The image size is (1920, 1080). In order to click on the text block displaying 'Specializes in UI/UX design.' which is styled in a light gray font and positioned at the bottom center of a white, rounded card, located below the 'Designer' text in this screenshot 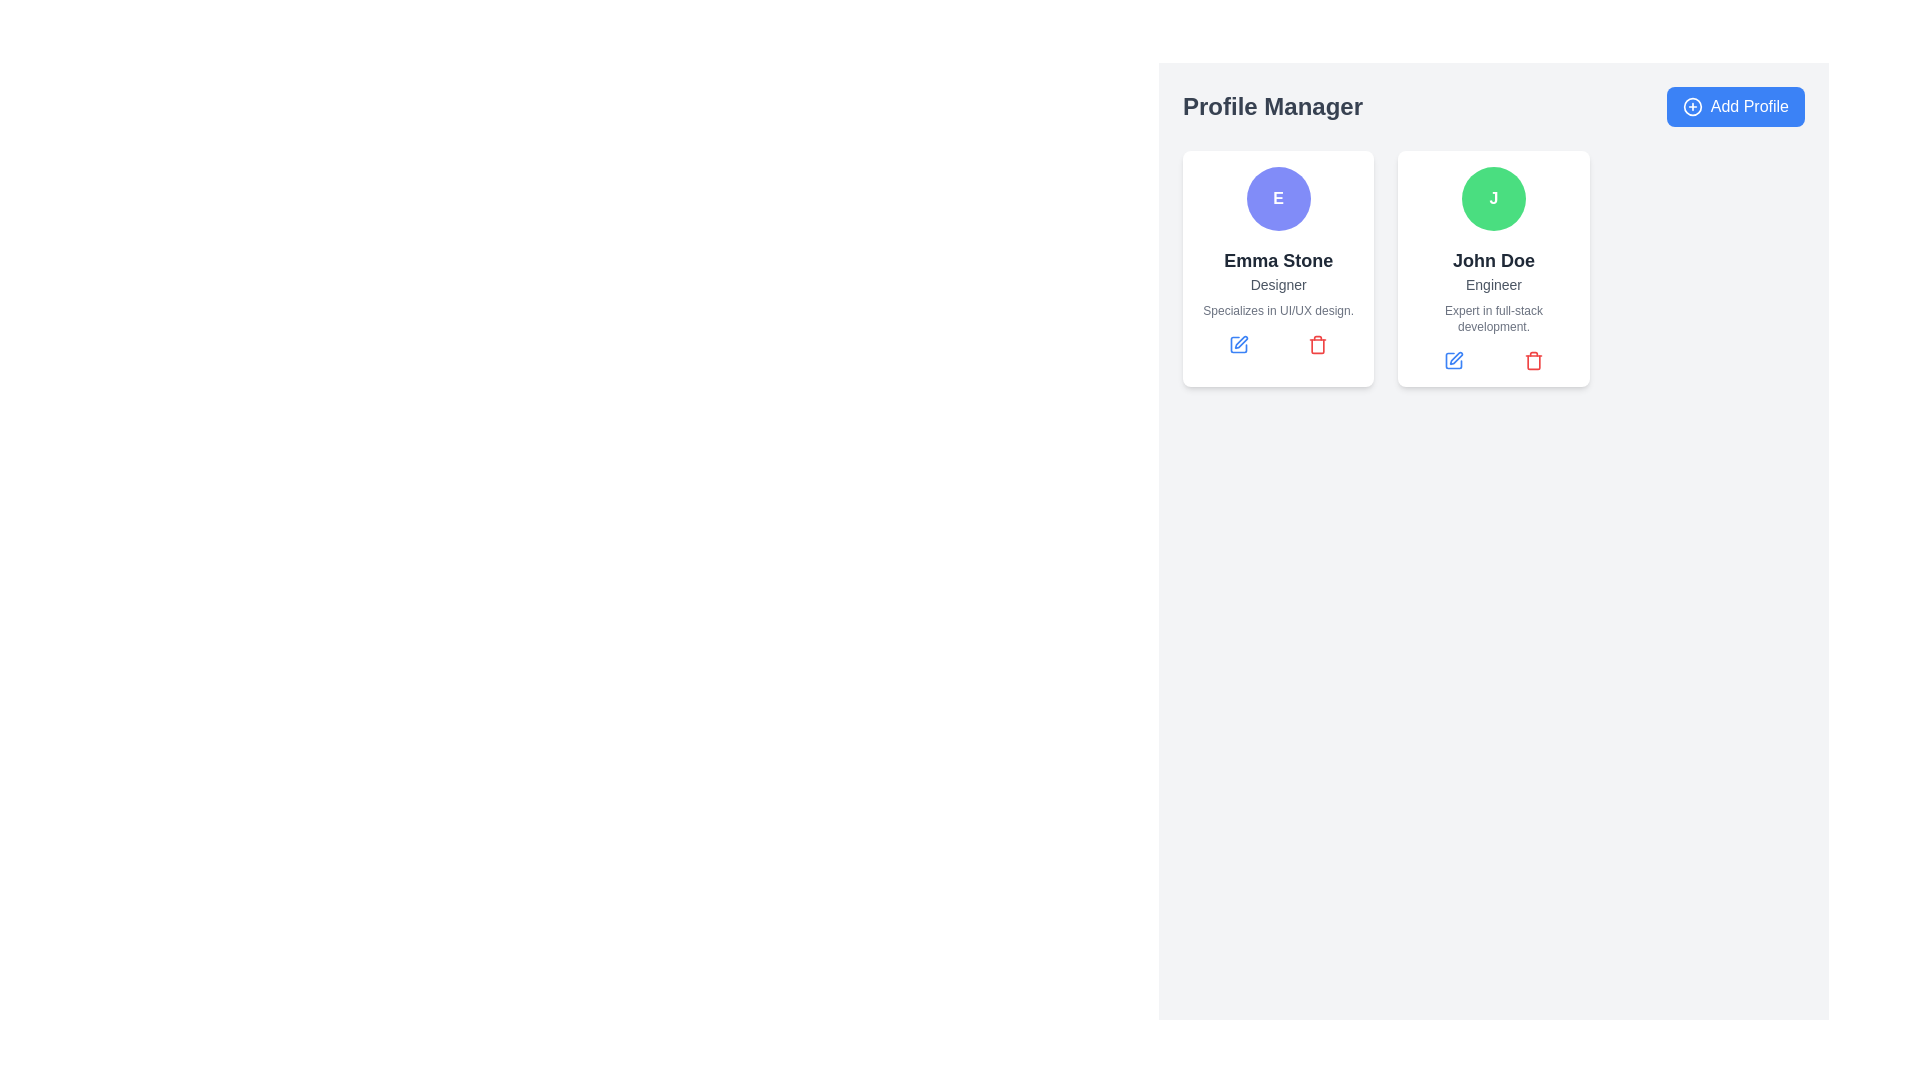, I will do `click(1277, 311)`.